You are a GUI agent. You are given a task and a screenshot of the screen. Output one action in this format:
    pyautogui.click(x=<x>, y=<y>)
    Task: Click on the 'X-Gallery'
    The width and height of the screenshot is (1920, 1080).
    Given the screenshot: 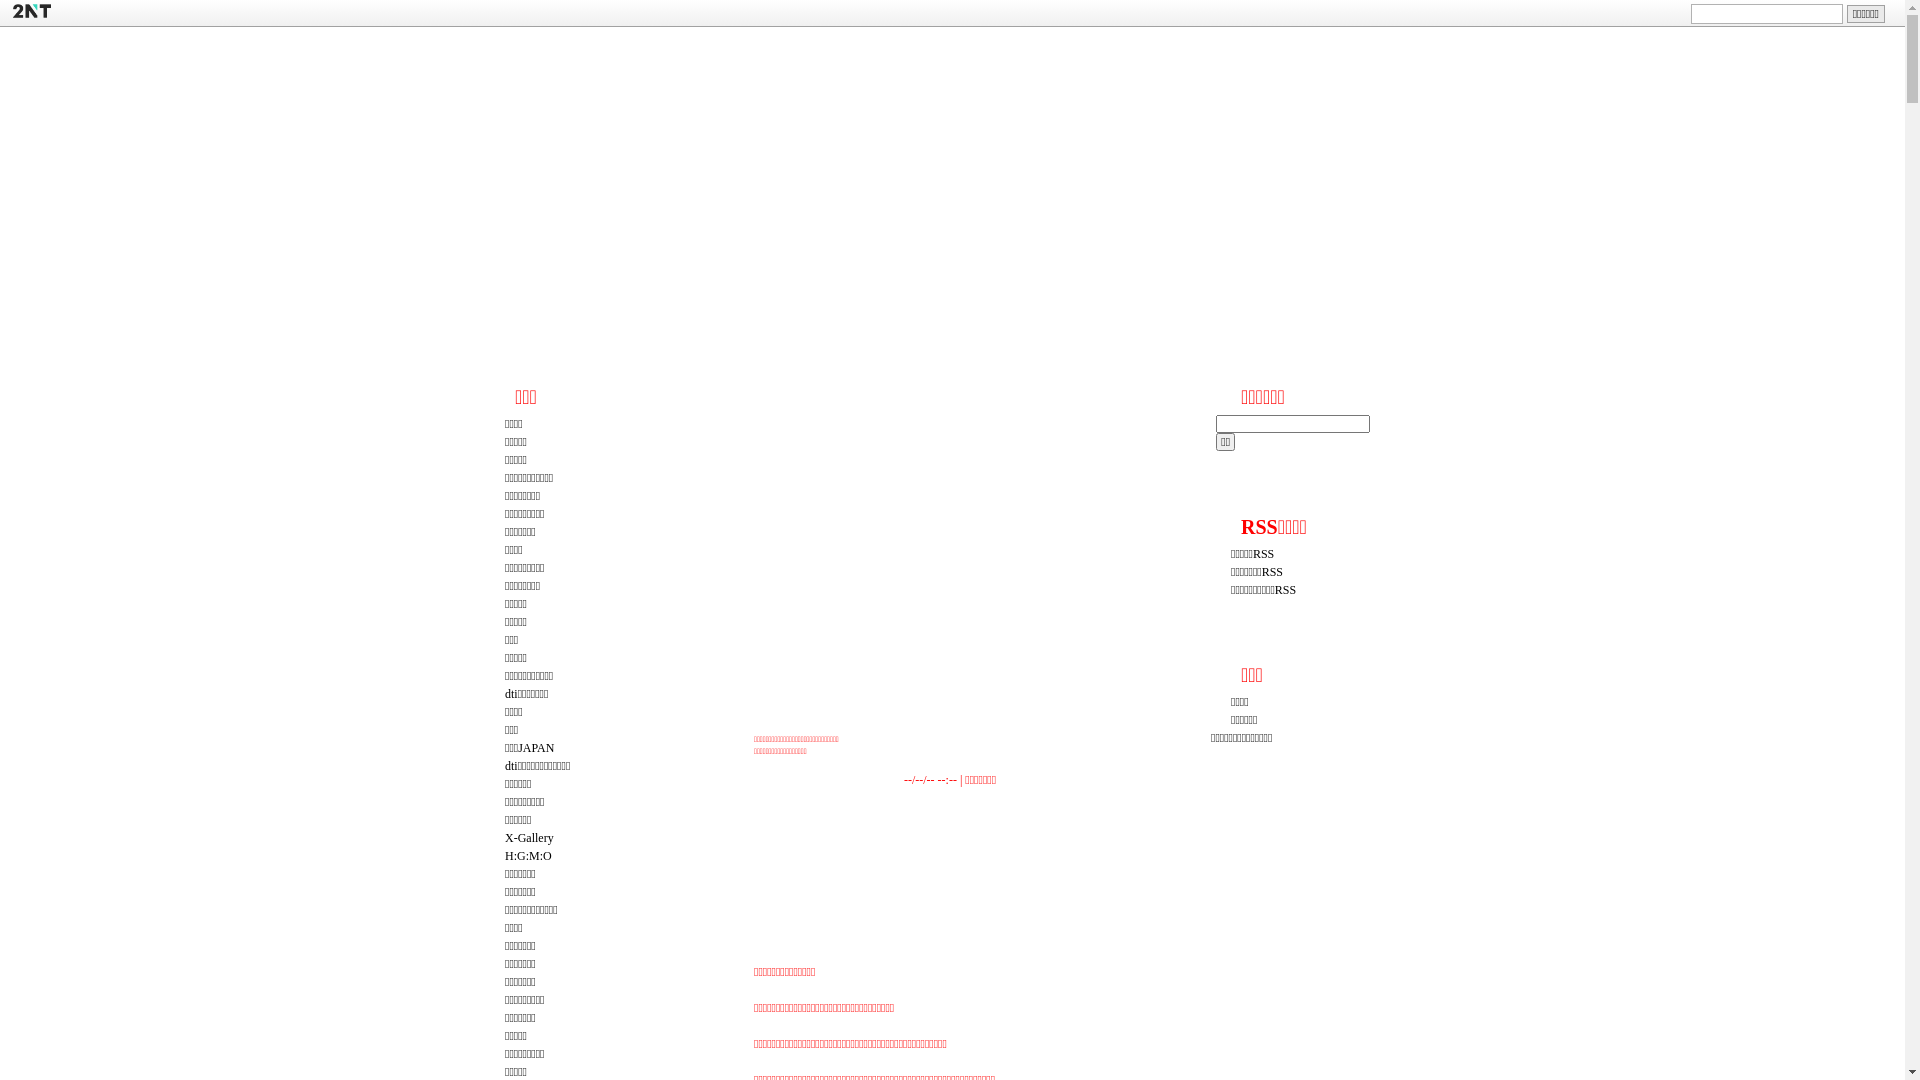 What is the action you would take?
    pyautogui.click(x=529, y=837)
    